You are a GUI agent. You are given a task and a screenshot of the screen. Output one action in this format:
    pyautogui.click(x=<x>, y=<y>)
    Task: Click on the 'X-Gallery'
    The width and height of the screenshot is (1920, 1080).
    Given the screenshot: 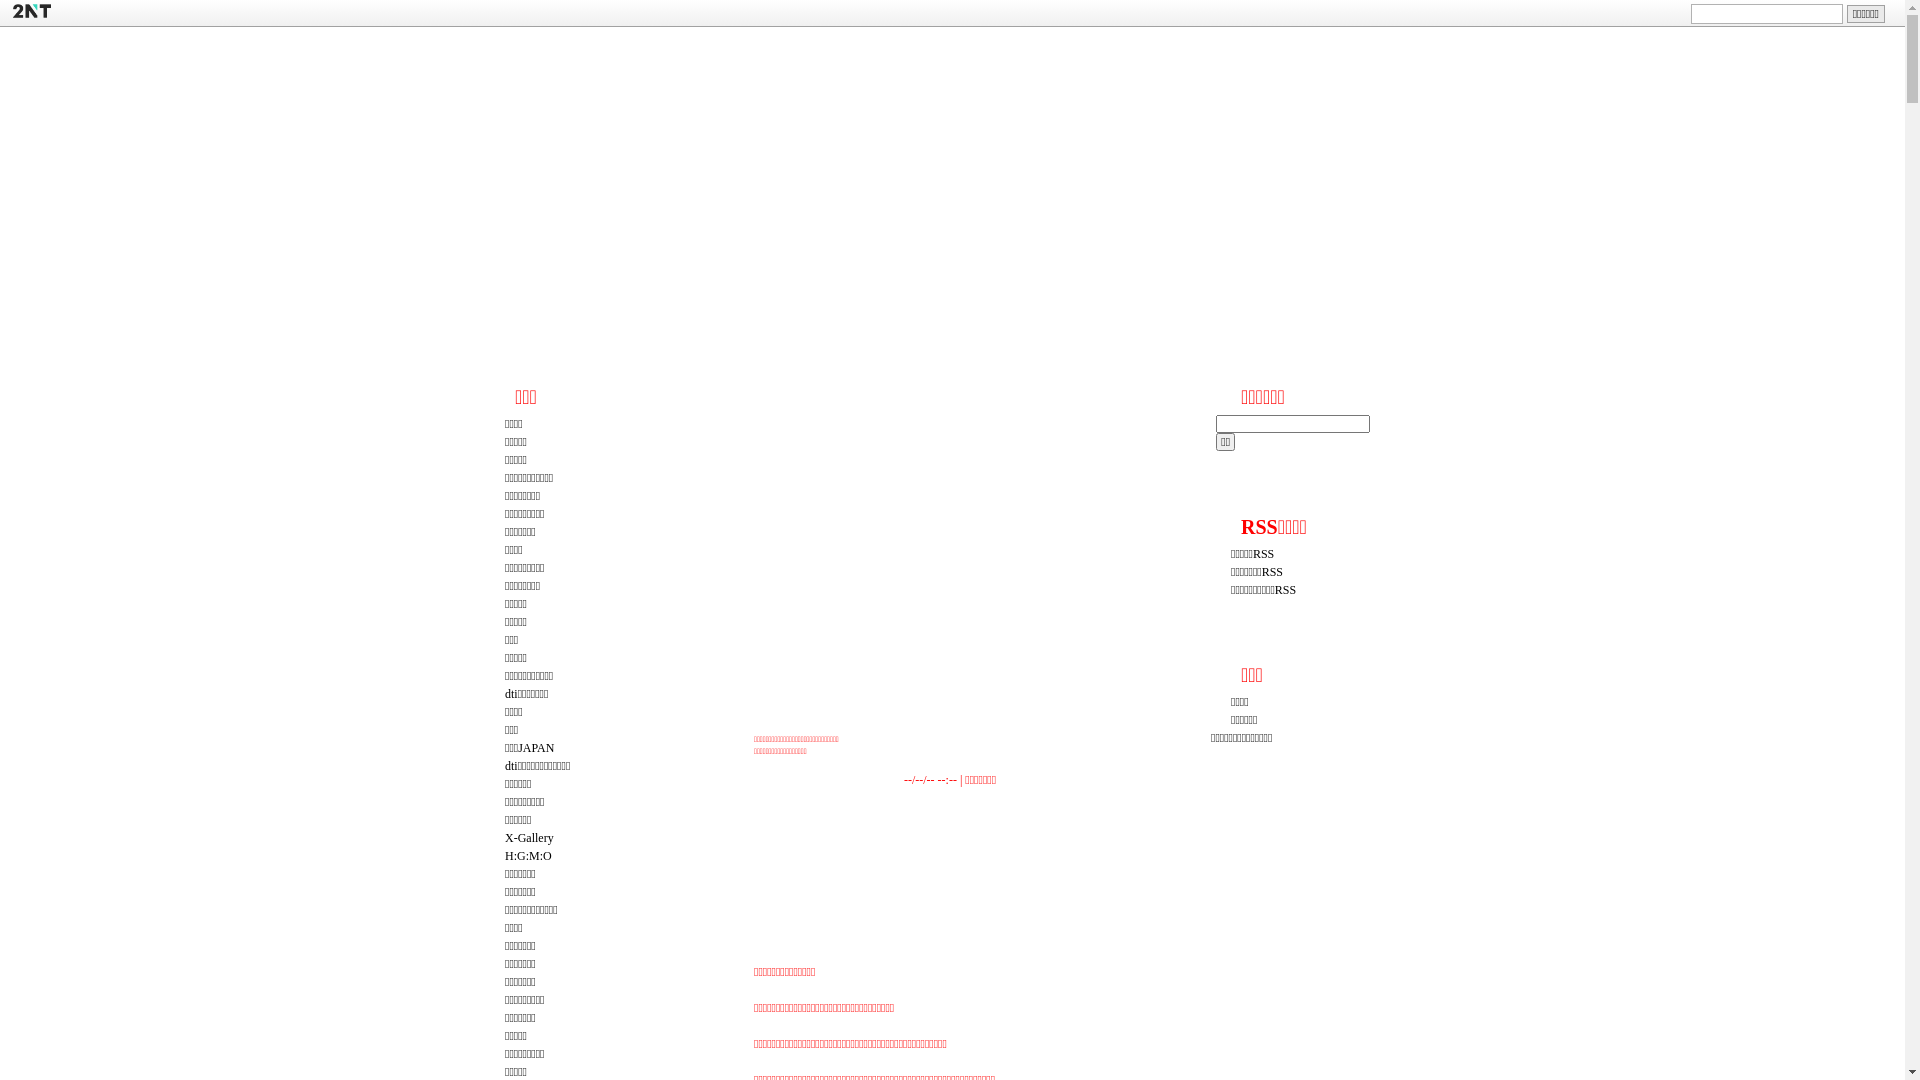 What is the action you would take?
    pyautogui.click(x=529, y=837)
    